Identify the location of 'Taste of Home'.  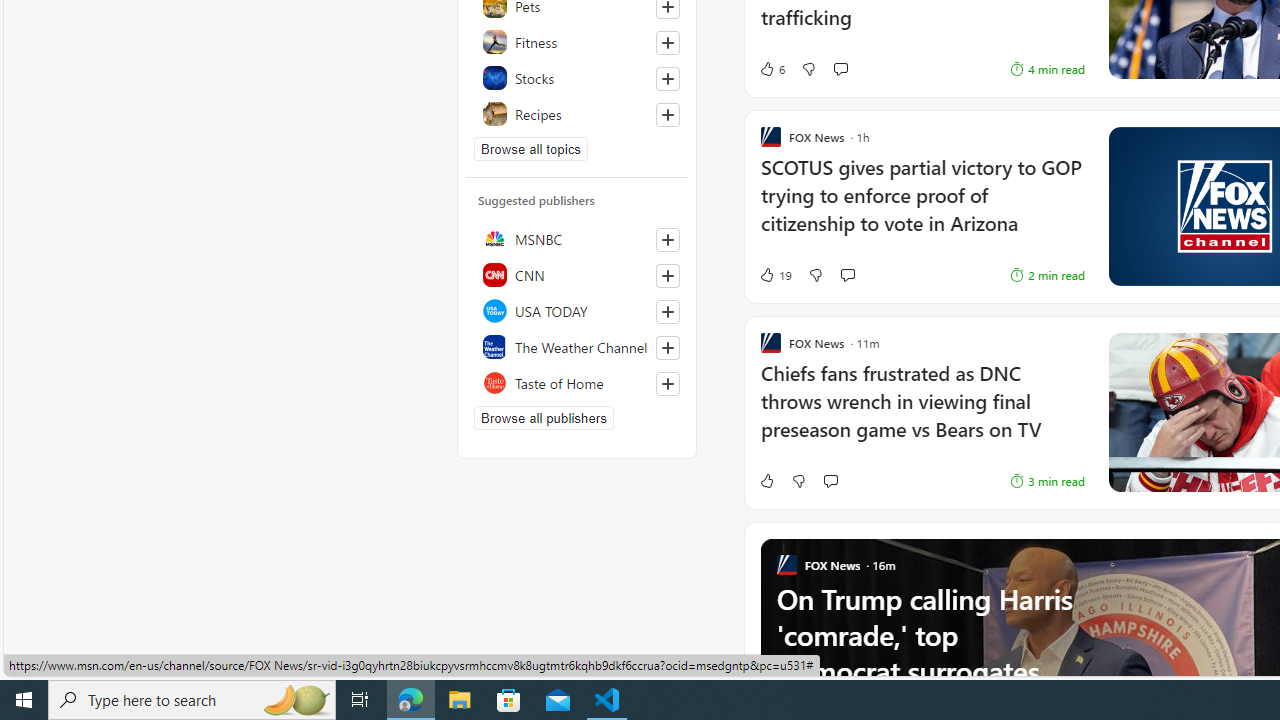
(576, 383).